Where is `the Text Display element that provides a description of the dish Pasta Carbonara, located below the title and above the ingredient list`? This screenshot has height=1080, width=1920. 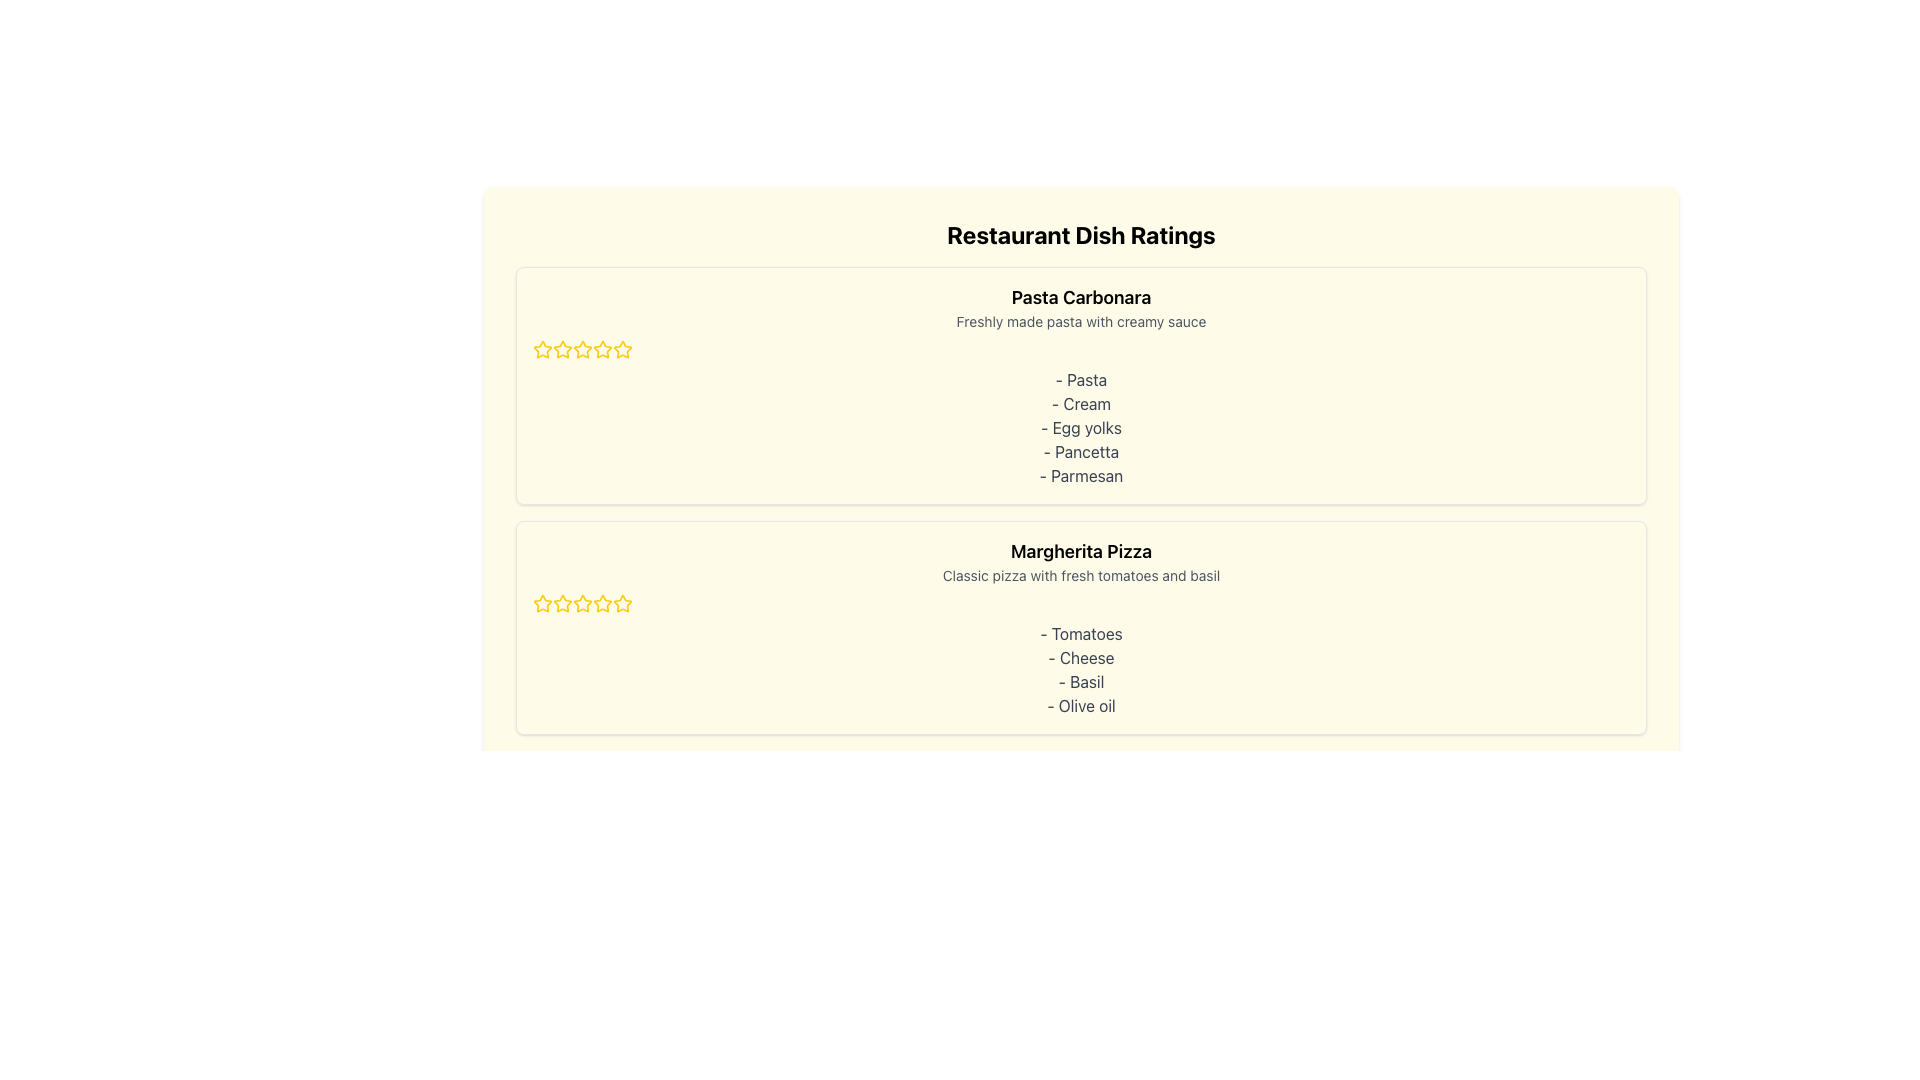
the Text Display element that provides a description of the dish Pasta Carbonara, located below the title and above the ingredient list is located at coordinates (1080, 320).